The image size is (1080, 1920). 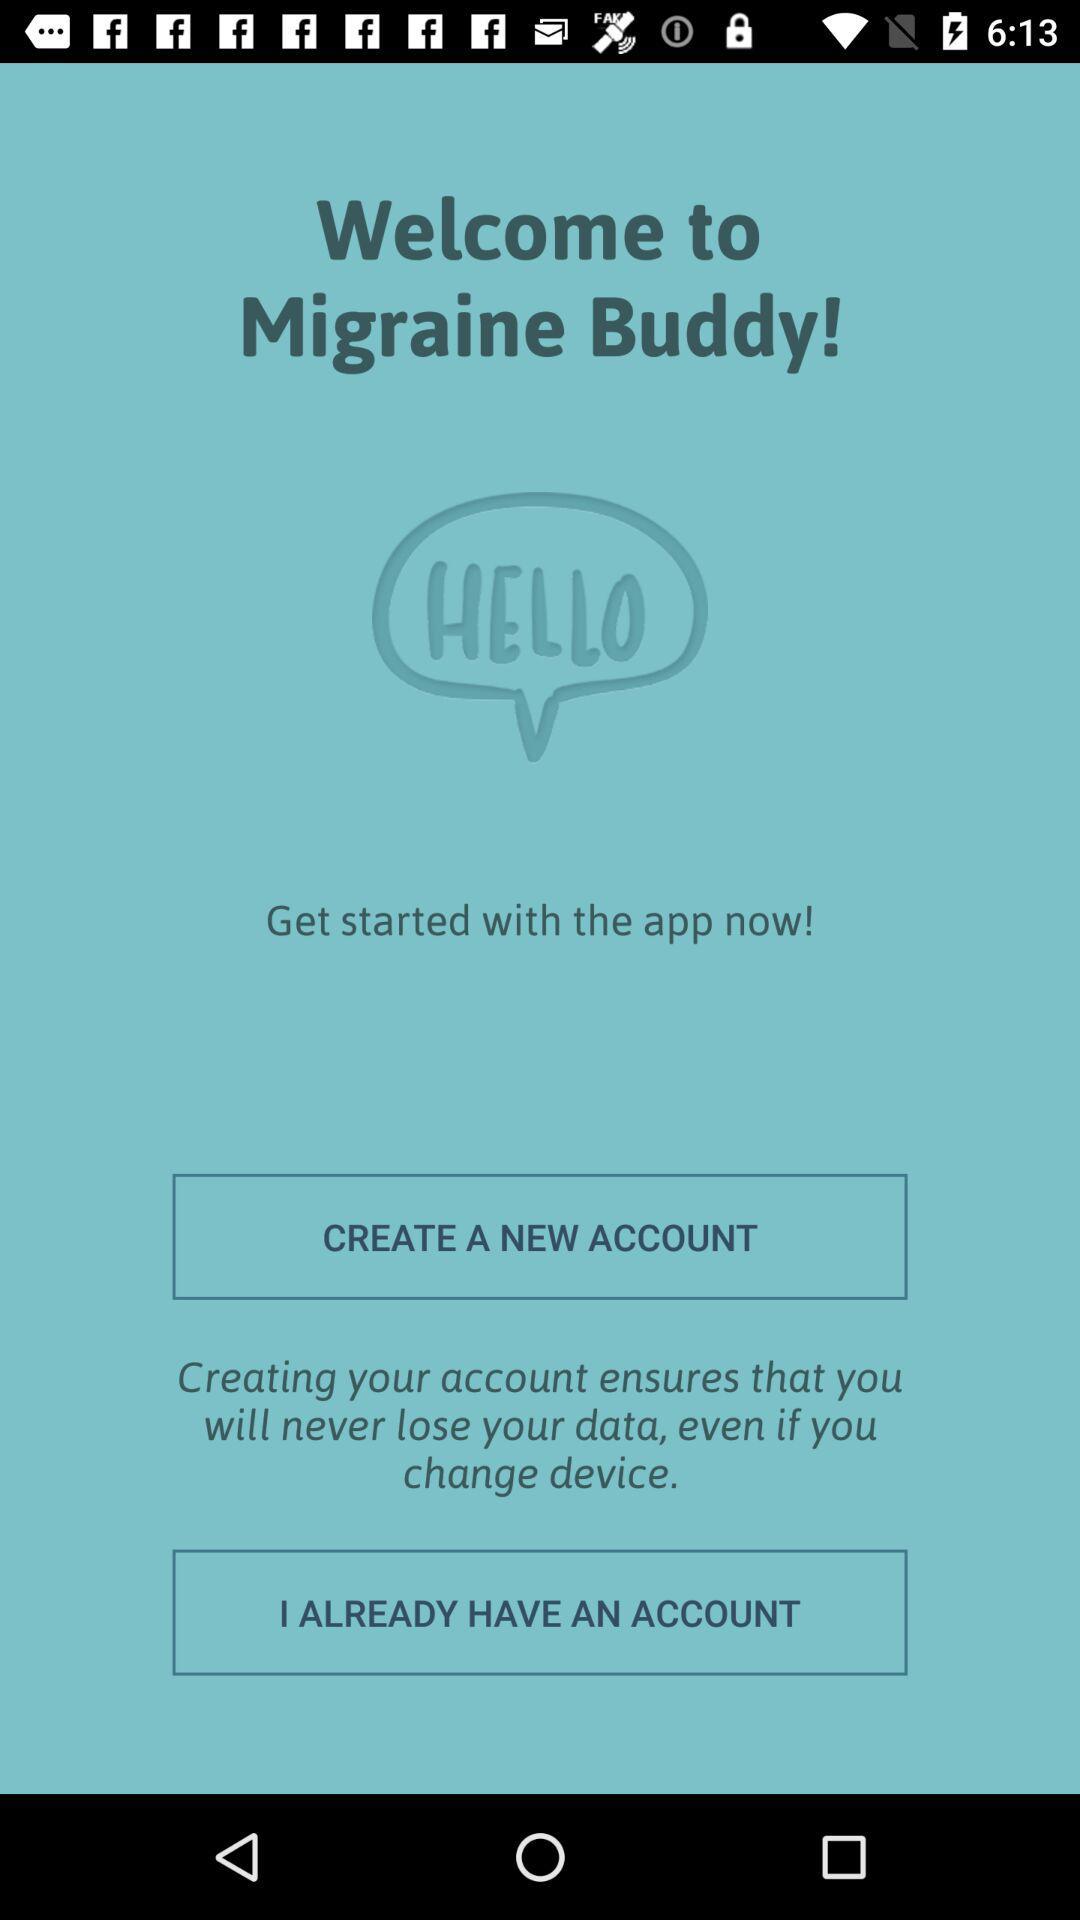 What do you see at coordinates (540, 1235) in the screenshot?
I see `app below the get started with` at bounding box center [540, 1235].